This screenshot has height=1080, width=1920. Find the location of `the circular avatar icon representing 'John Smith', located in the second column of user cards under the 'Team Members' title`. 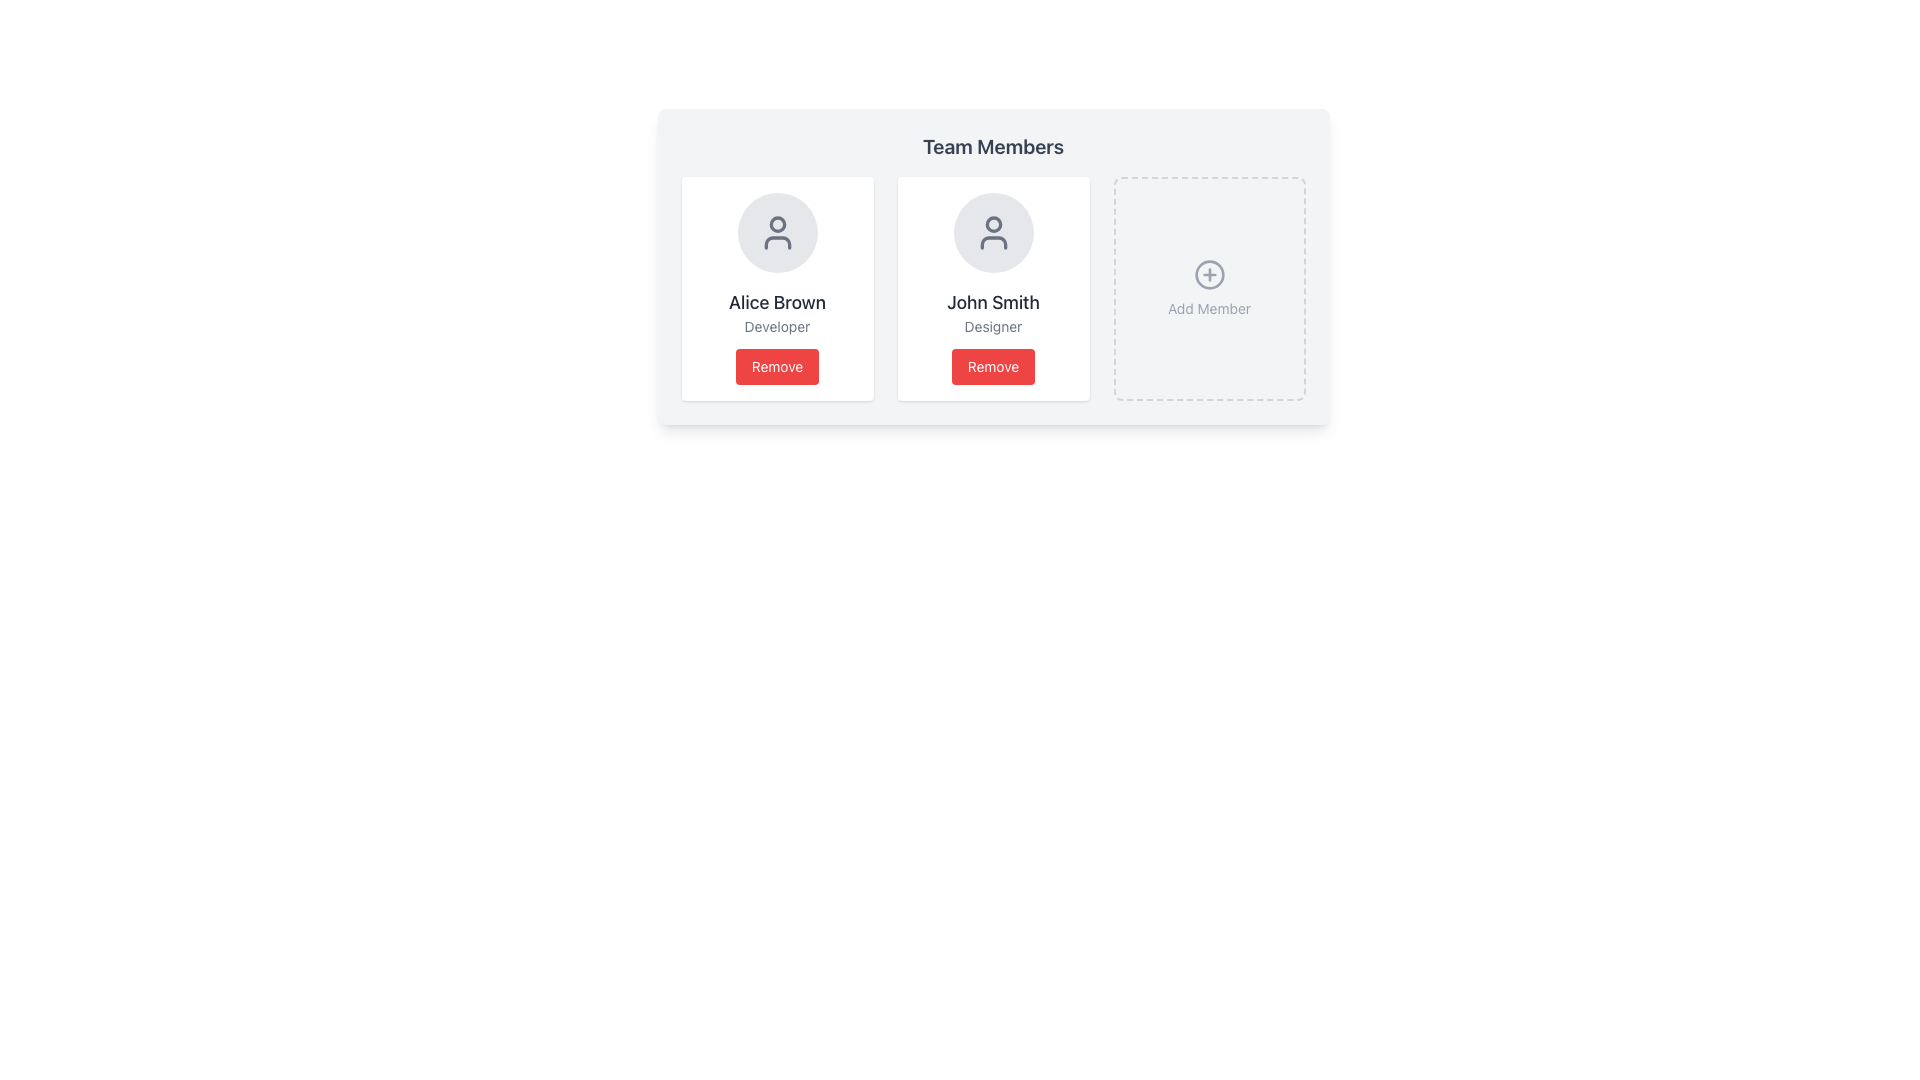

the circular avatar icon representing 'John Smith', located in the second column of user cards under the 'Team Members' title is located at coordinates (993, 231).